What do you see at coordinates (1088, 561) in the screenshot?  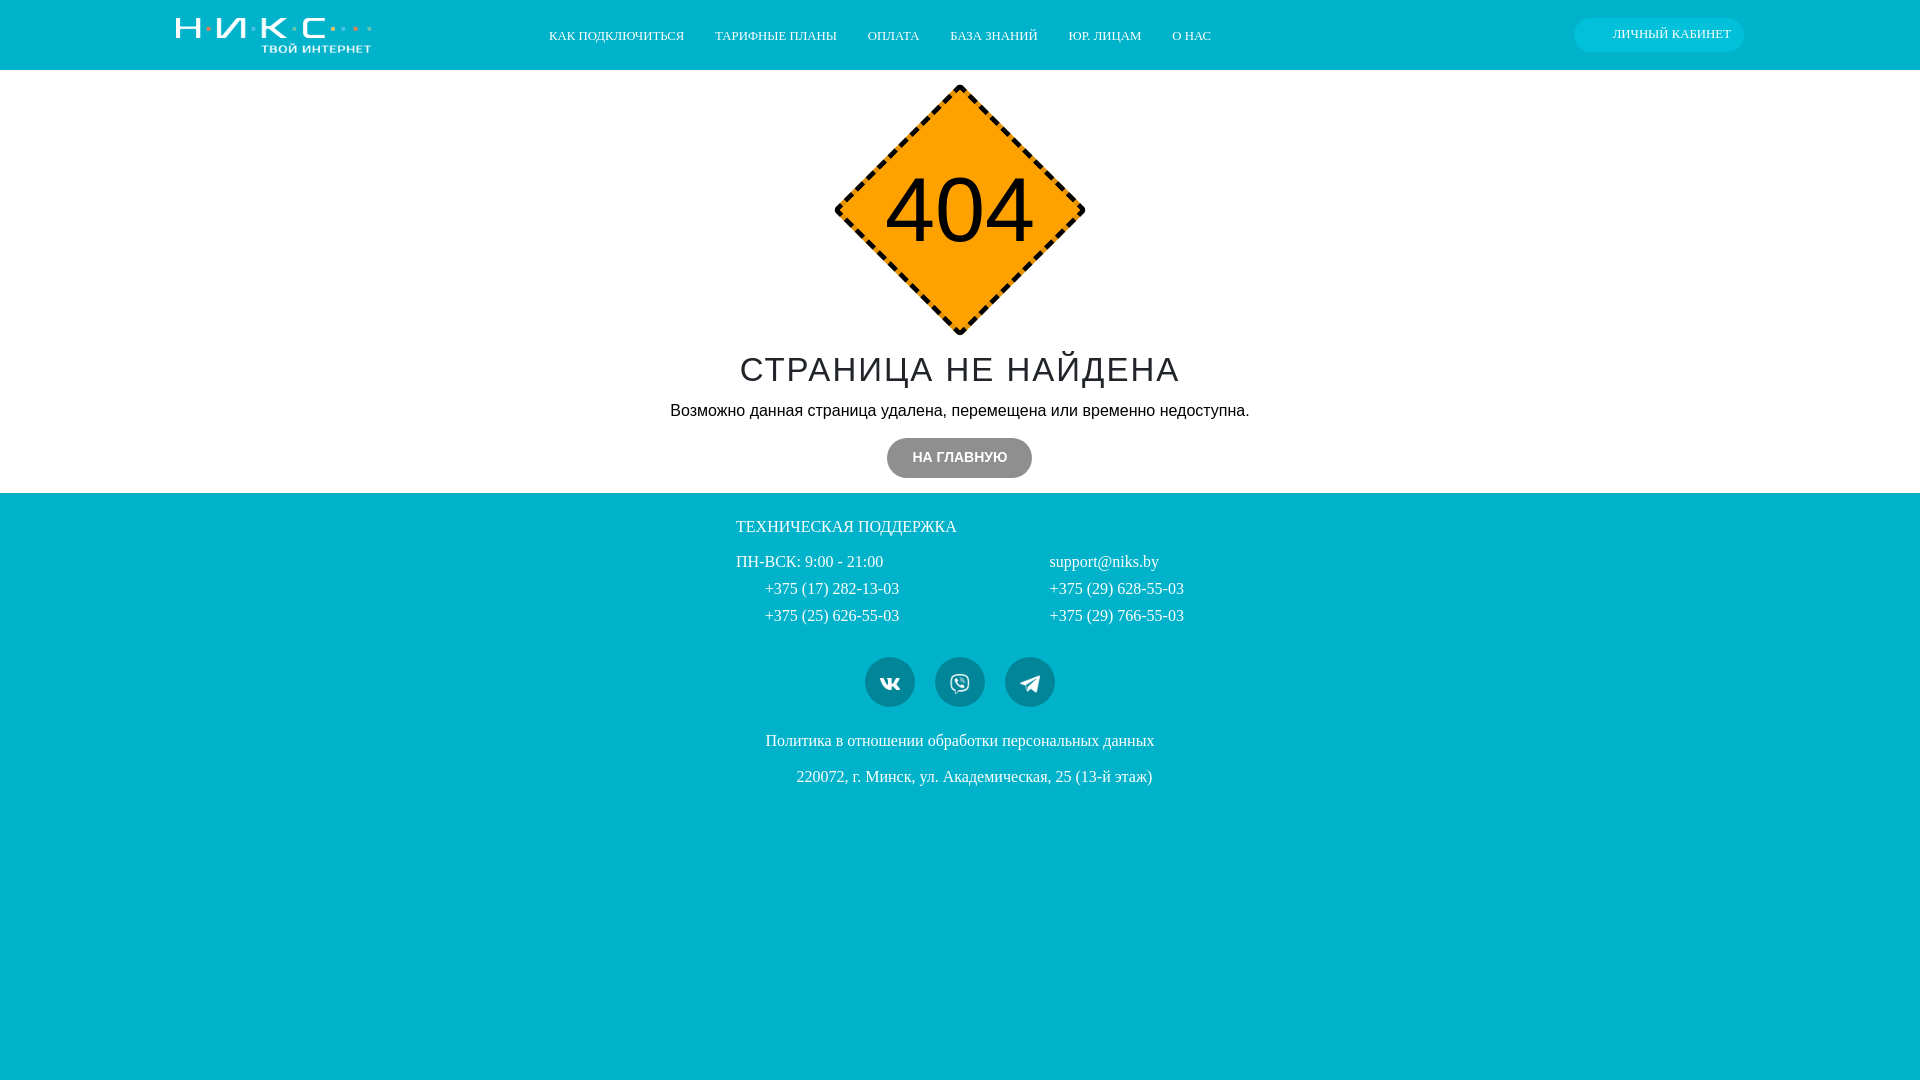 I see `'support@niks.by'` at bounding box center [1088, 561].